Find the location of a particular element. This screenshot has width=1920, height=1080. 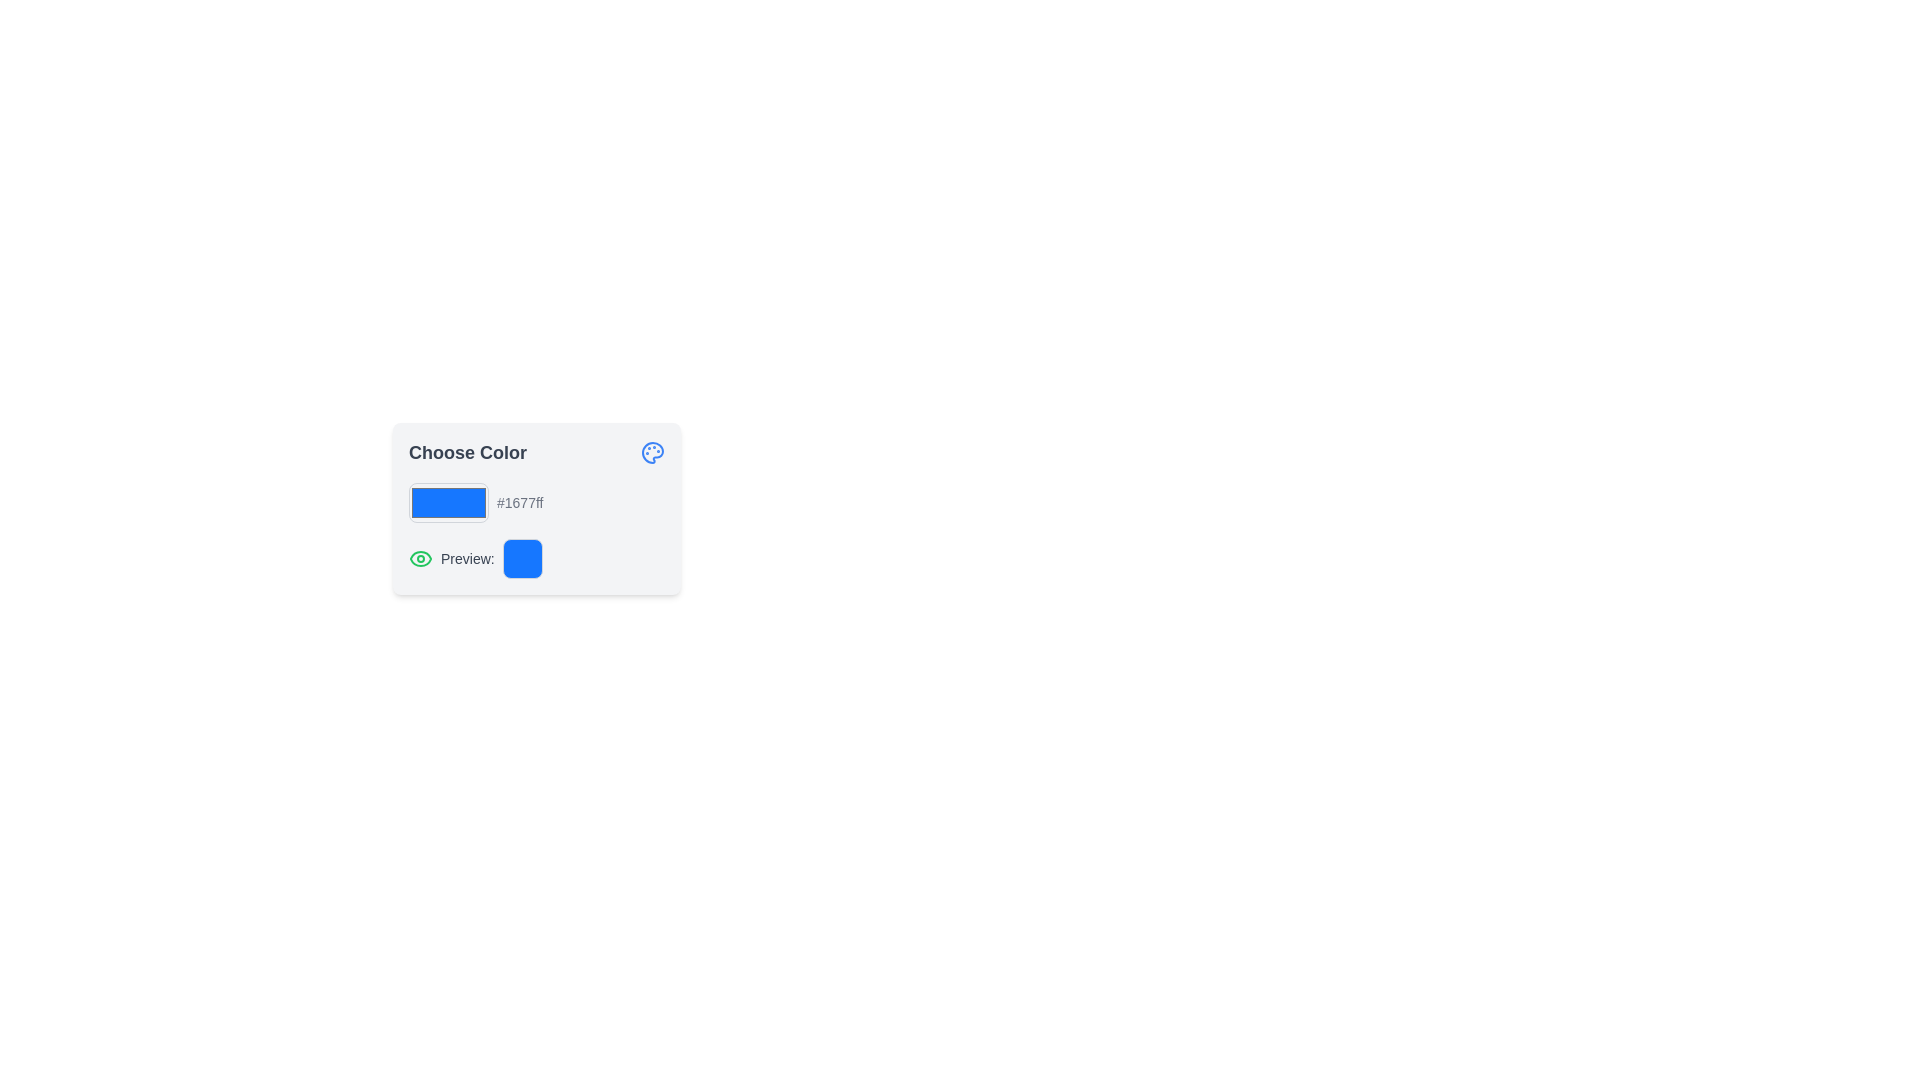

the green eye icon located leftmost in the group labeled 'Preview:', which signifies a visual indication or preview is located at coordinates (420, 559).